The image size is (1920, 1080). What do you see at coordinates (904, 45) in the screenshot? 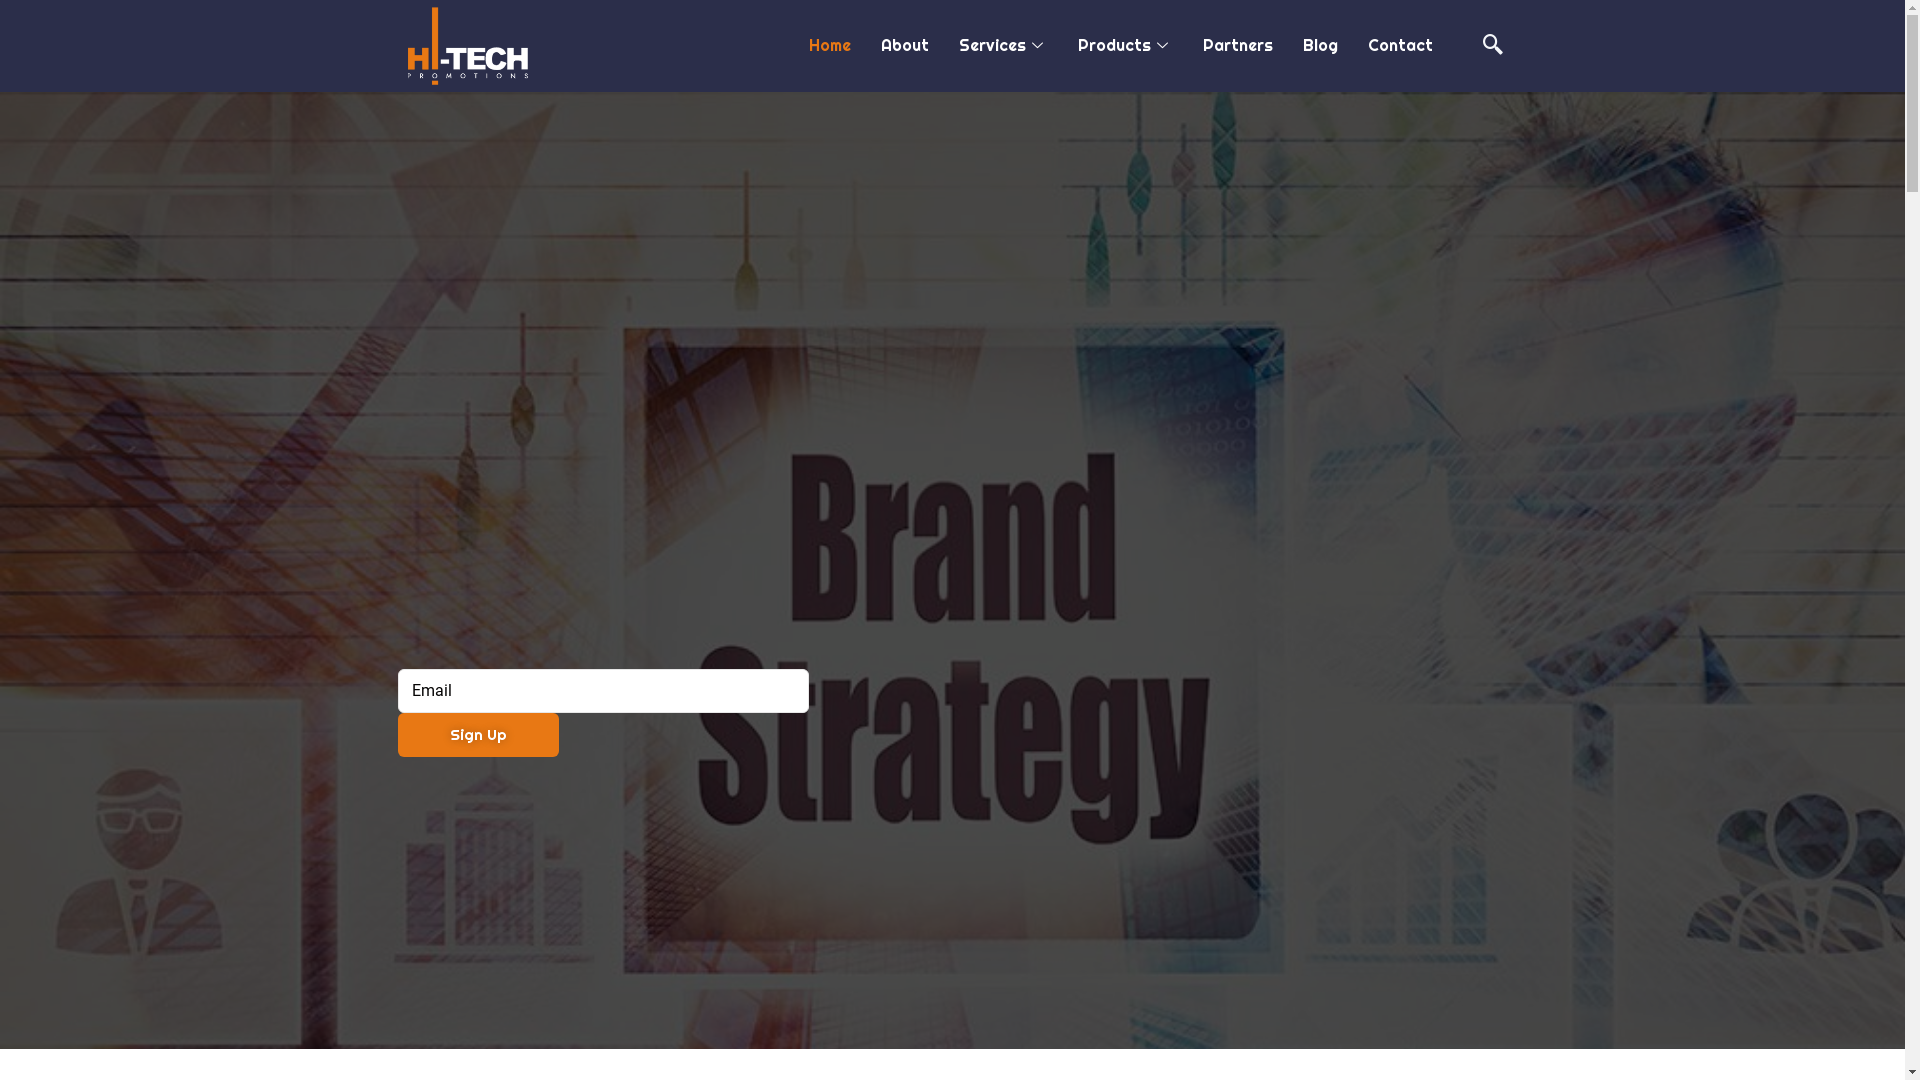
I see `'About'` at bounding box center [904, 45].